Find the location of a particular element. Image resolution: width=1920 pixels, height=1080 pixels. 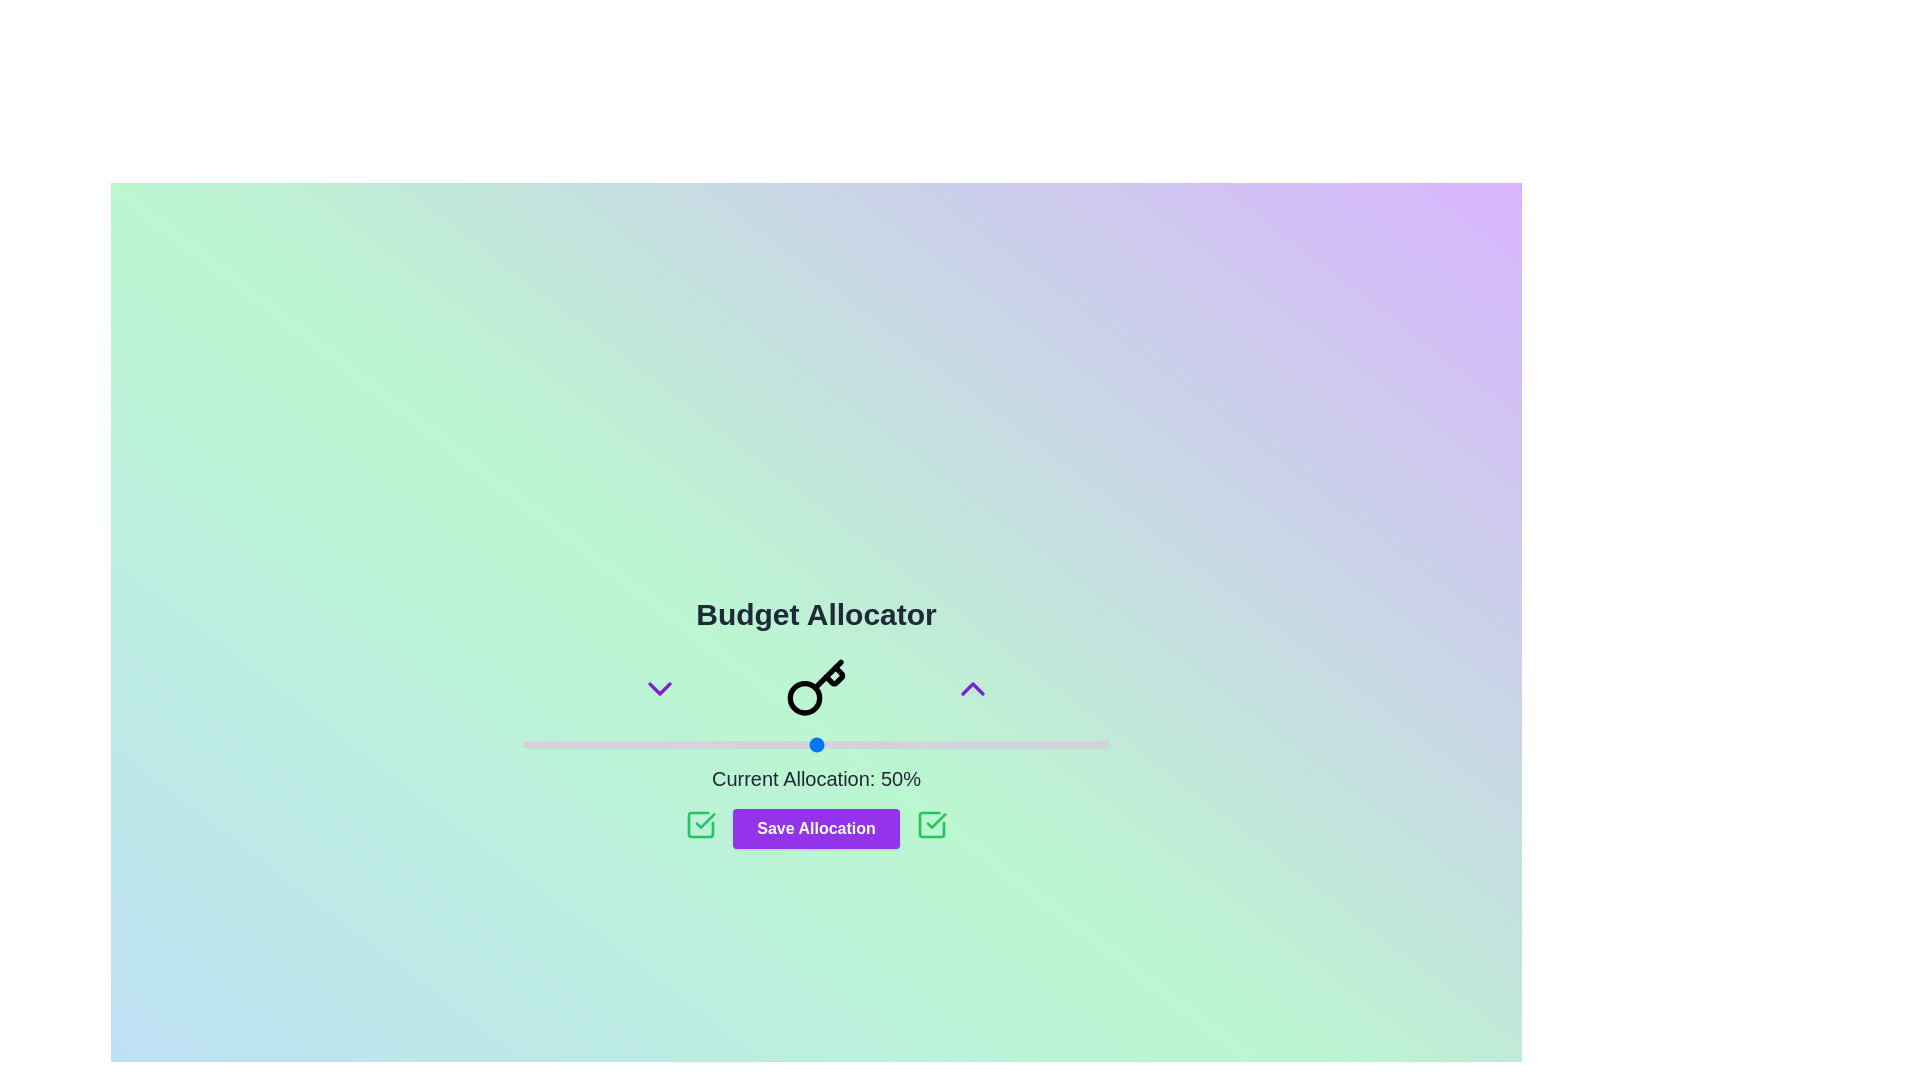

the chevron button to adjust the budget by increase is located at coordinates (972, 688).